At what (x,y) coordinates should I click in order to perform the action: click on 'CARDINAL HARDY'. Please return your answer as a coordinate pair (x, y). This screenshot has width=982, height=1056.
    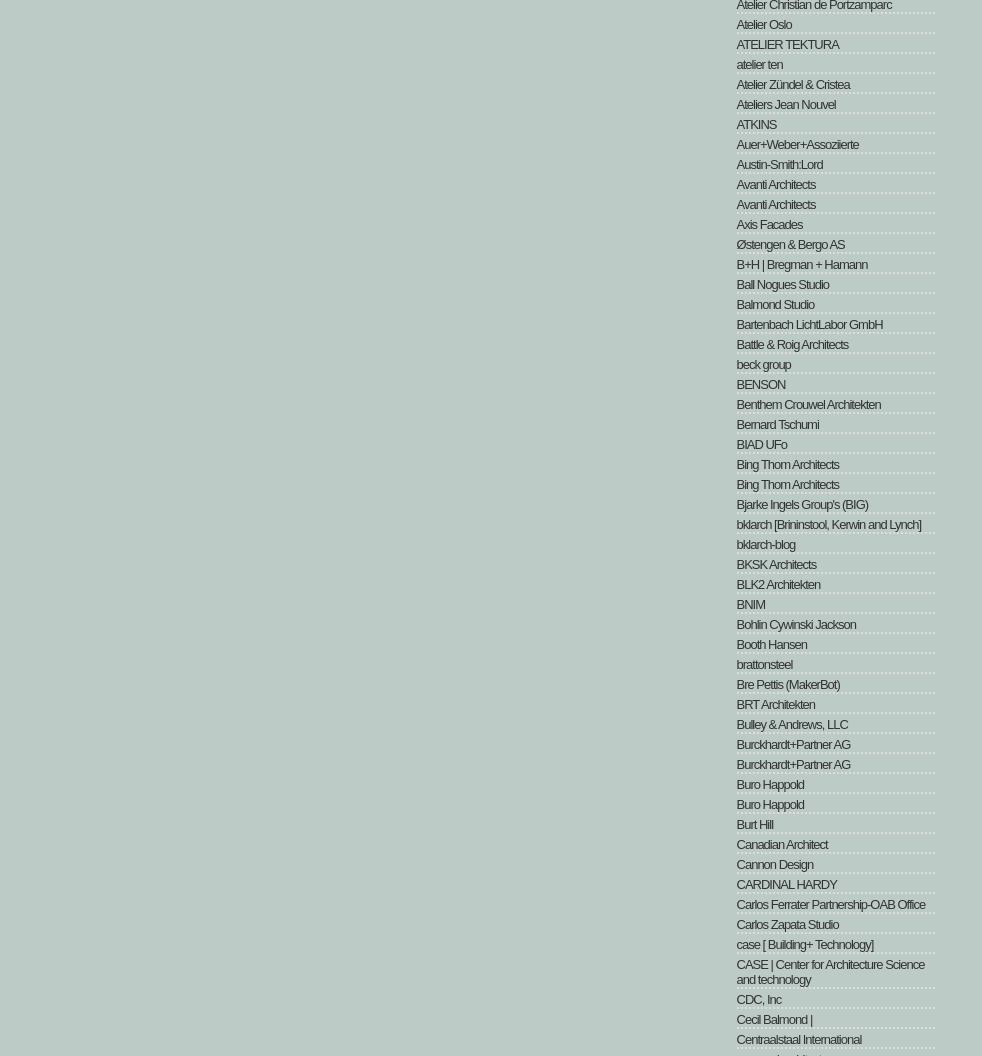
    Looking at the image, I should click on (785, 883).